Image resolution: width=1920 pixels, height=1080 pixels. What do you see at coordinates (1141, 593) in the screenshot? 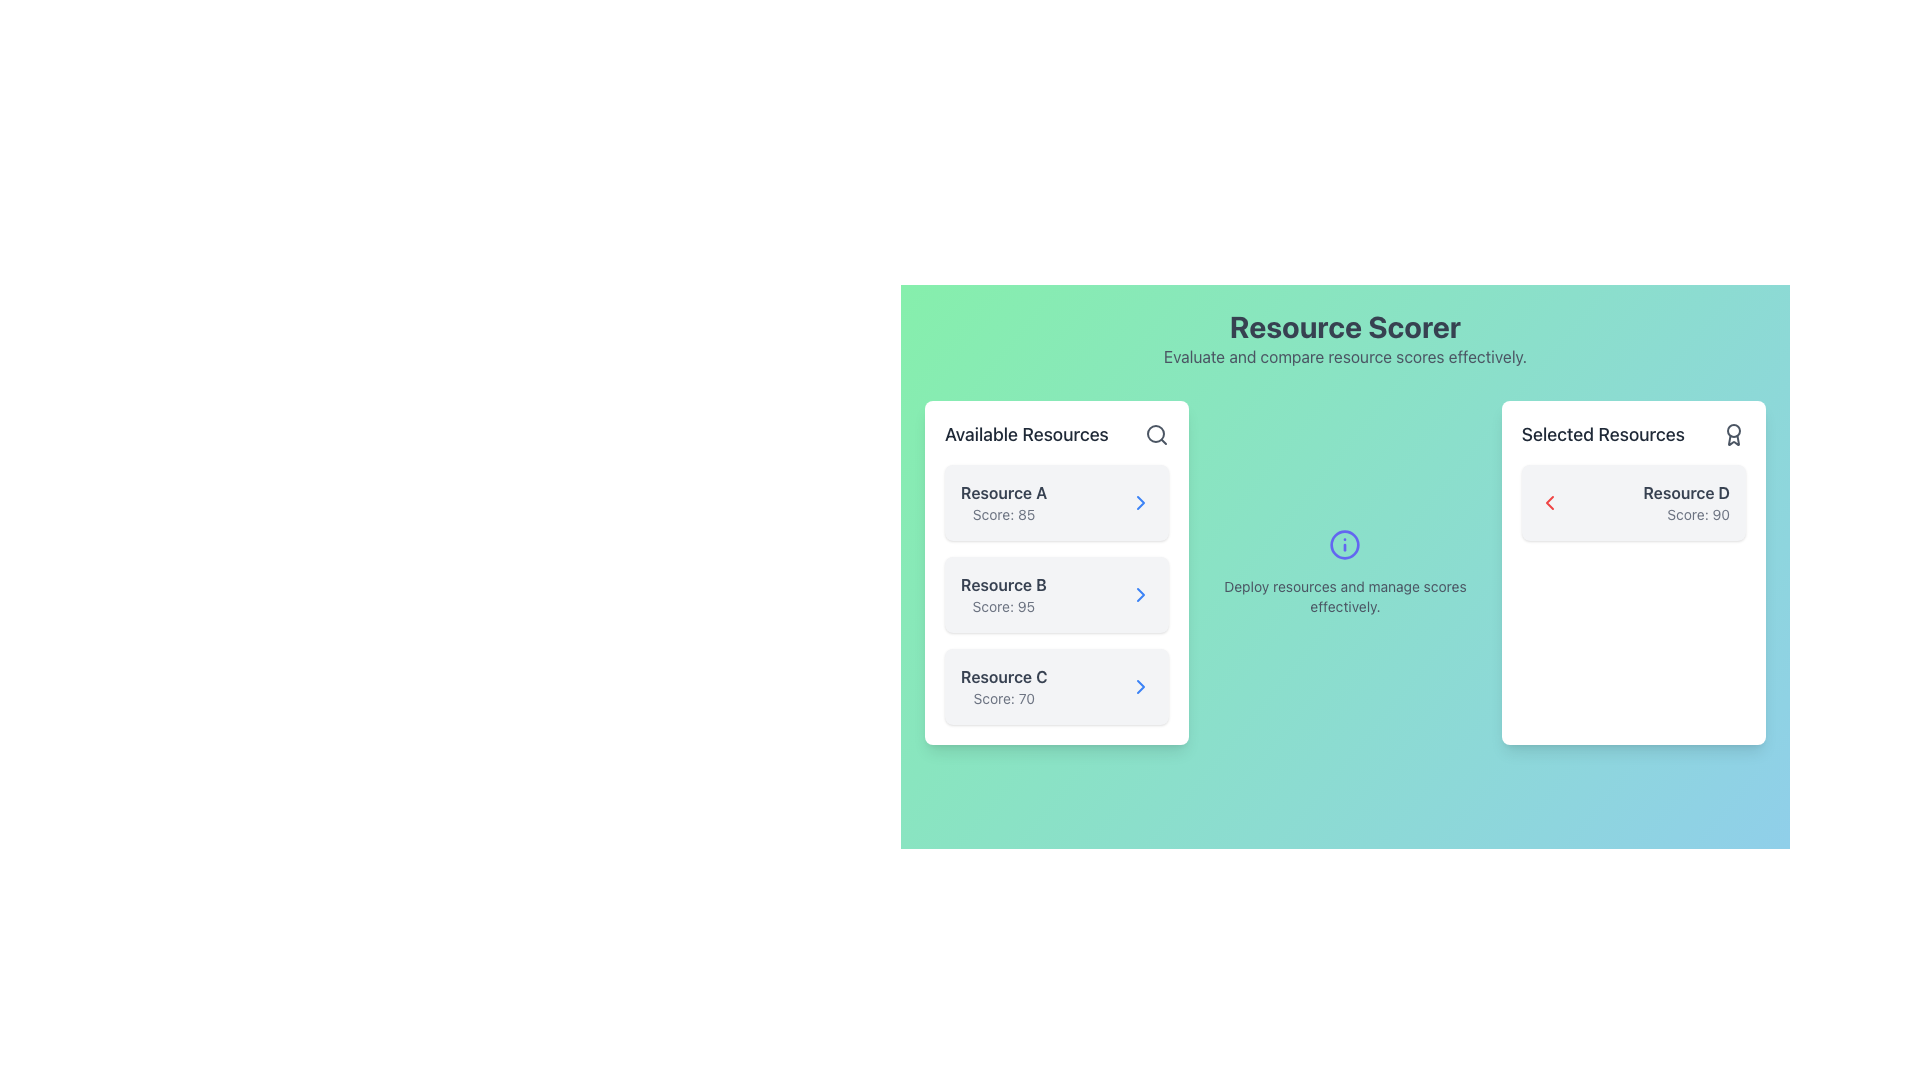
I see `the chevron-right icon associated with 'Resource B'` at bounding box center [1141, 593].